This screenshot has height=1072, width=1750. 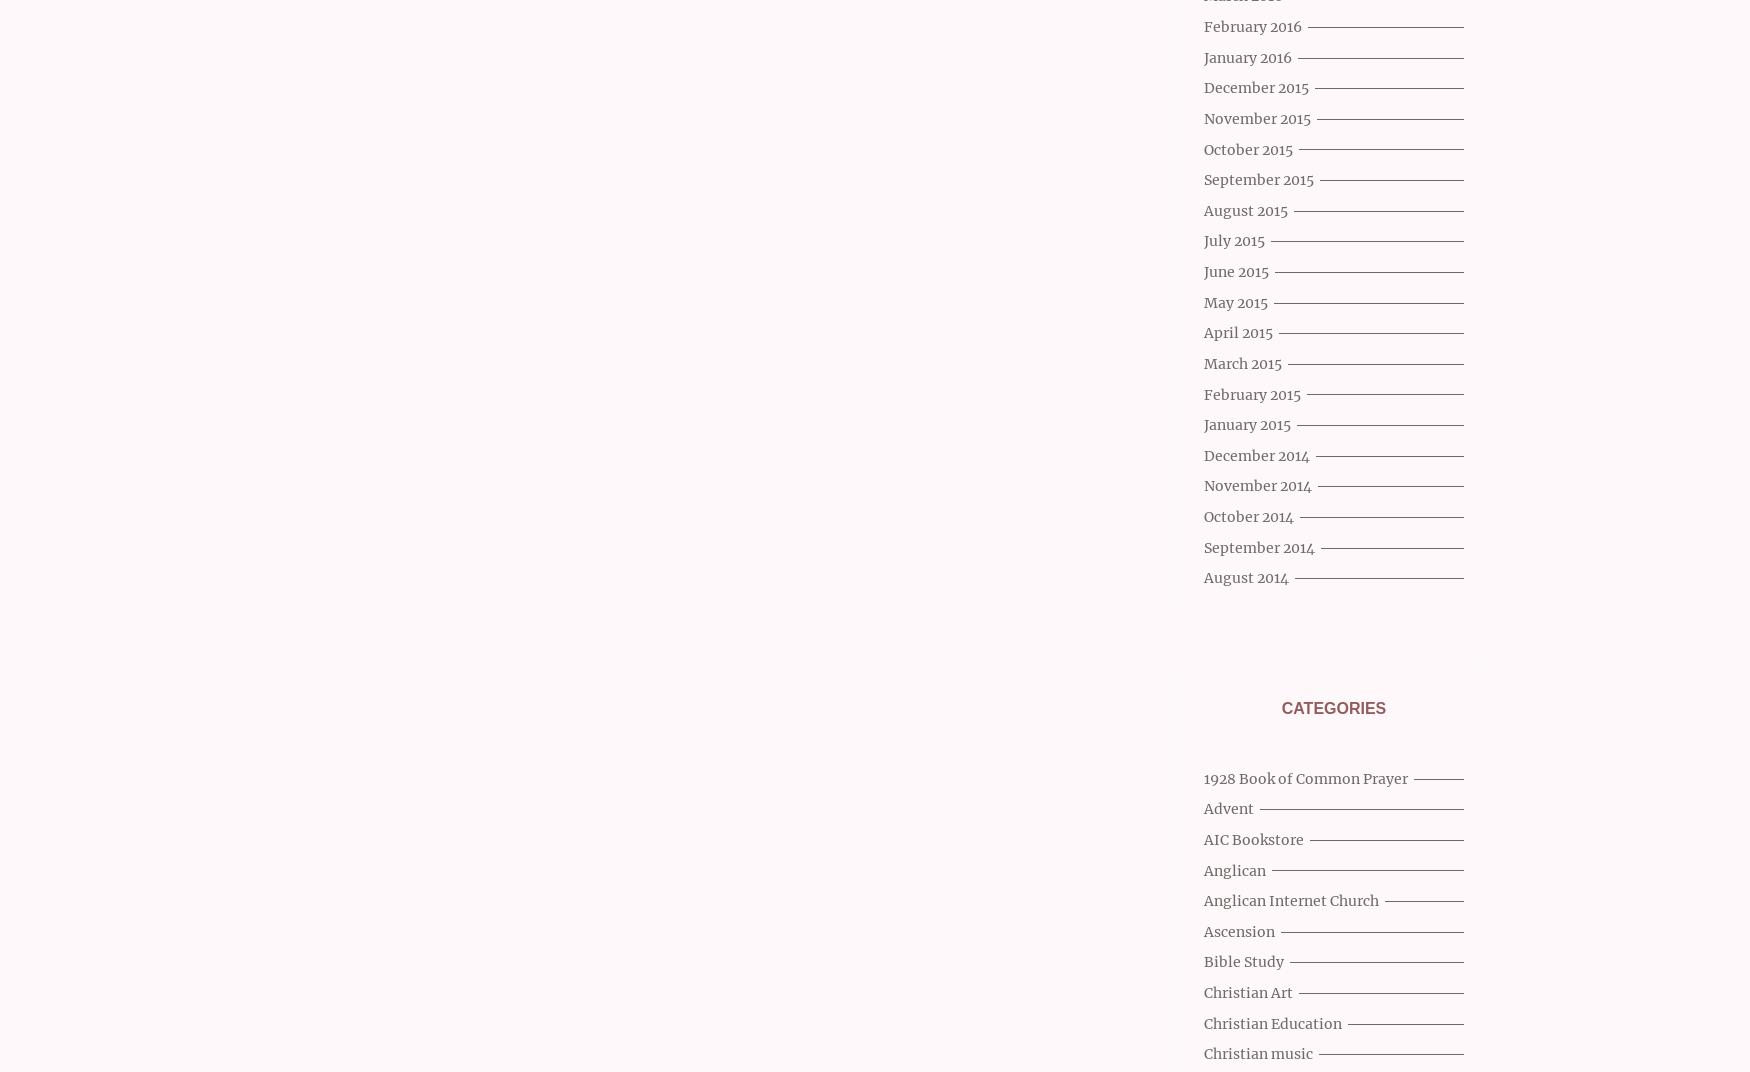 I want to click on 'September 2014', so click(x=1258, y=546).